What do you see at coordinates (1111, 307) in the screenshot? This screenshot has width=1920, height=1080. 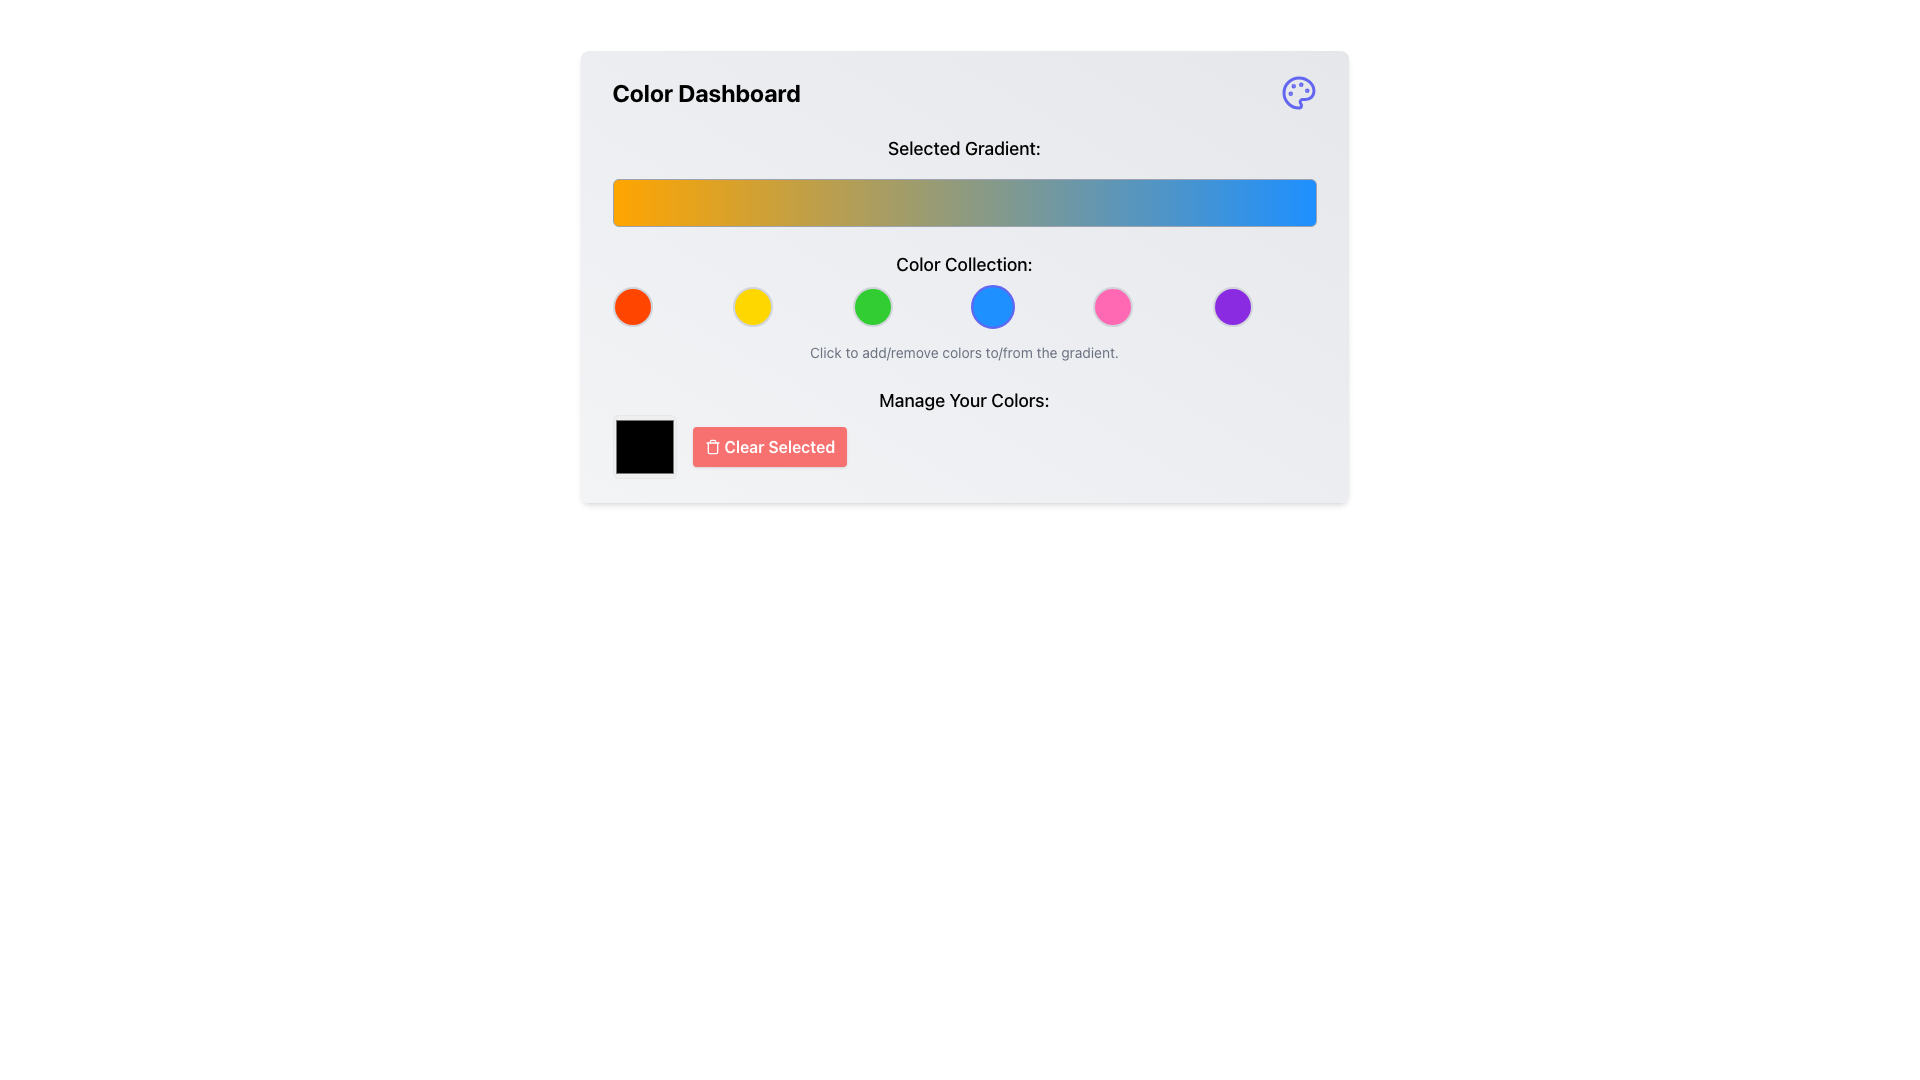 I see `the circular button with a vibrant pink background and a thin gray border` at bounding box center [1111, 307].